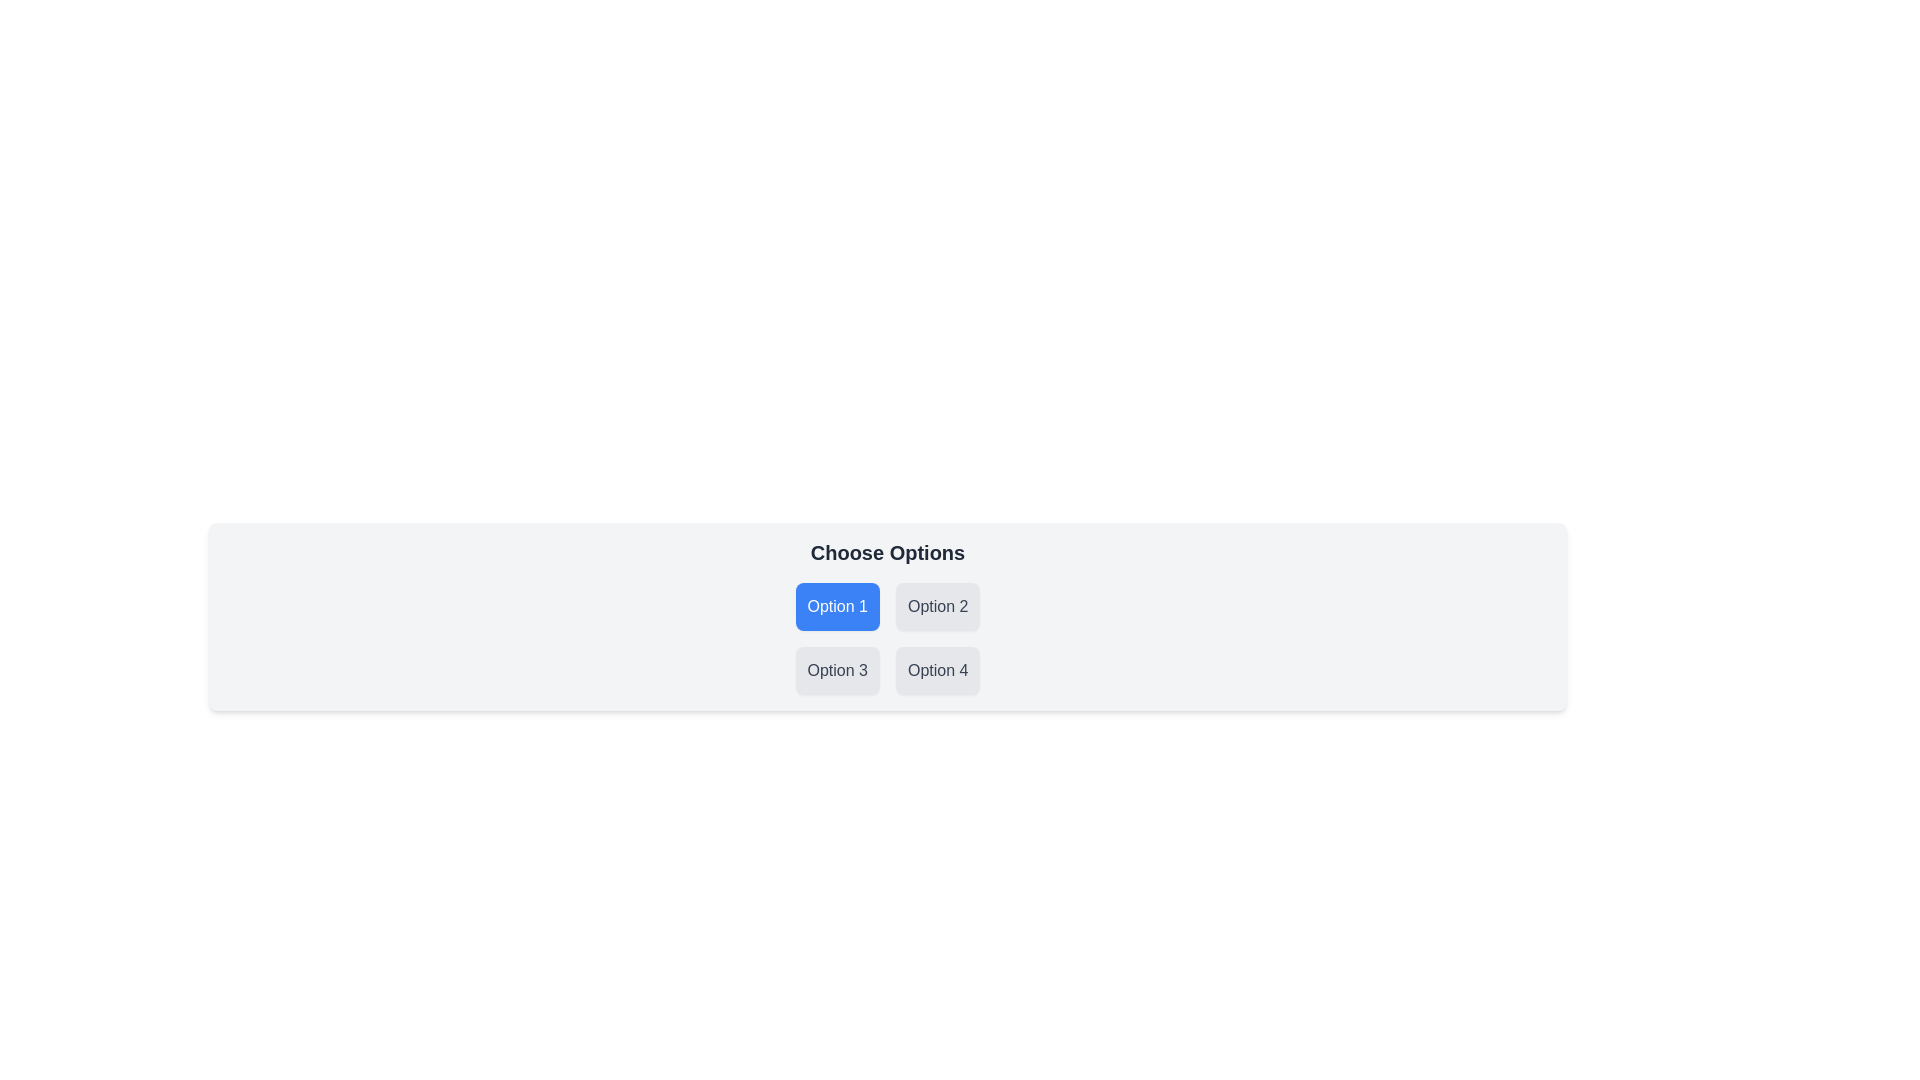 The height and width of the screenshot is (1080, 1920). I want to click on the button labeled 'Option 3', which is a rectangular button with a light gray background and dark gray text, so click(837, 671).